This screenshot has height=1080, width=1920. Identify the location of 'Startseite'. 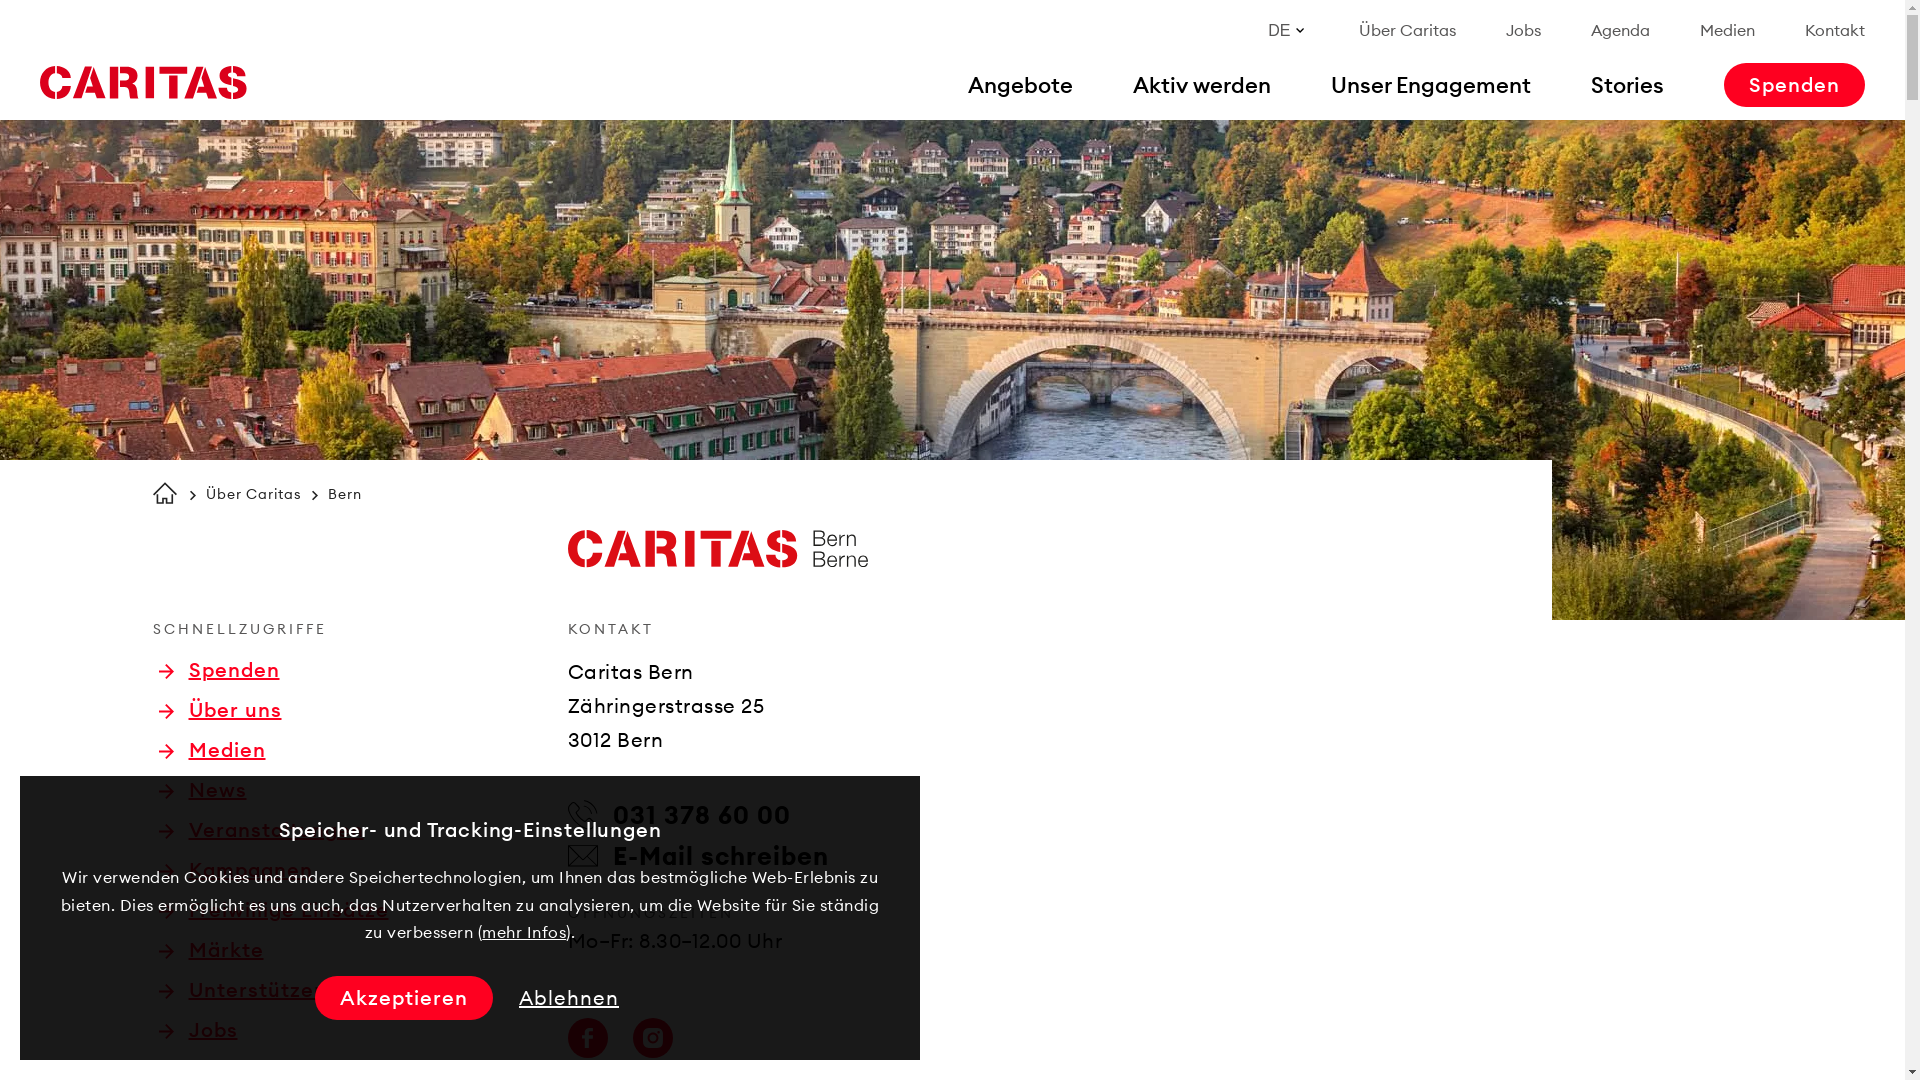
(163, 493).